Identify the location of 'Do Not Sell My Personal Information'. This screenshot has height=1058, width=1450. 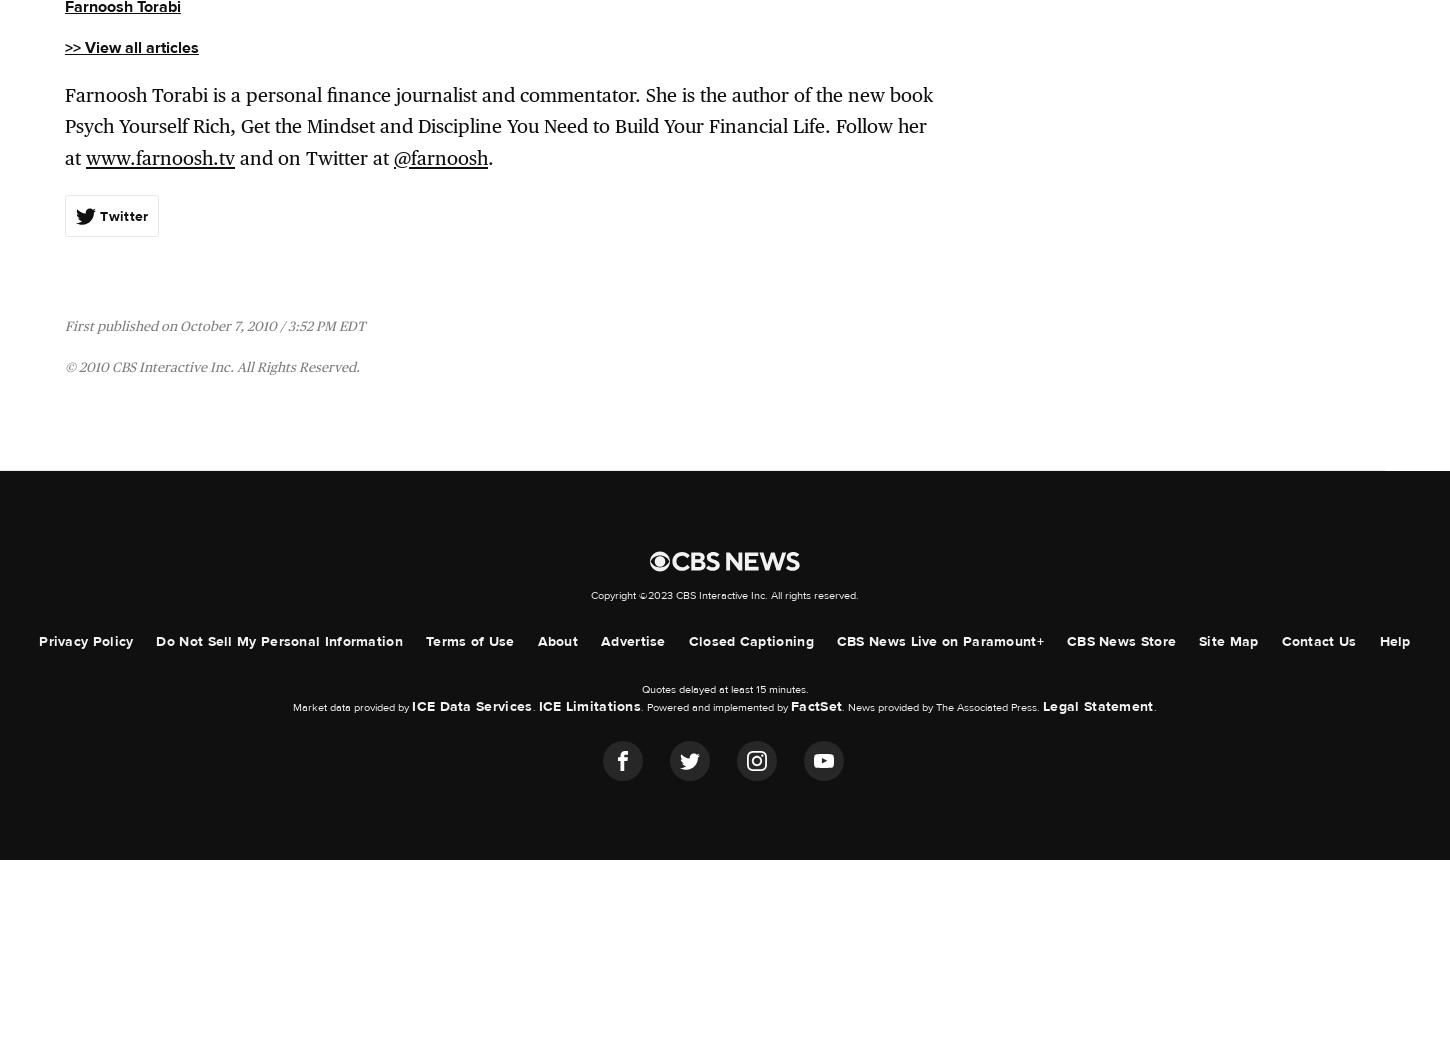
(278, 640).